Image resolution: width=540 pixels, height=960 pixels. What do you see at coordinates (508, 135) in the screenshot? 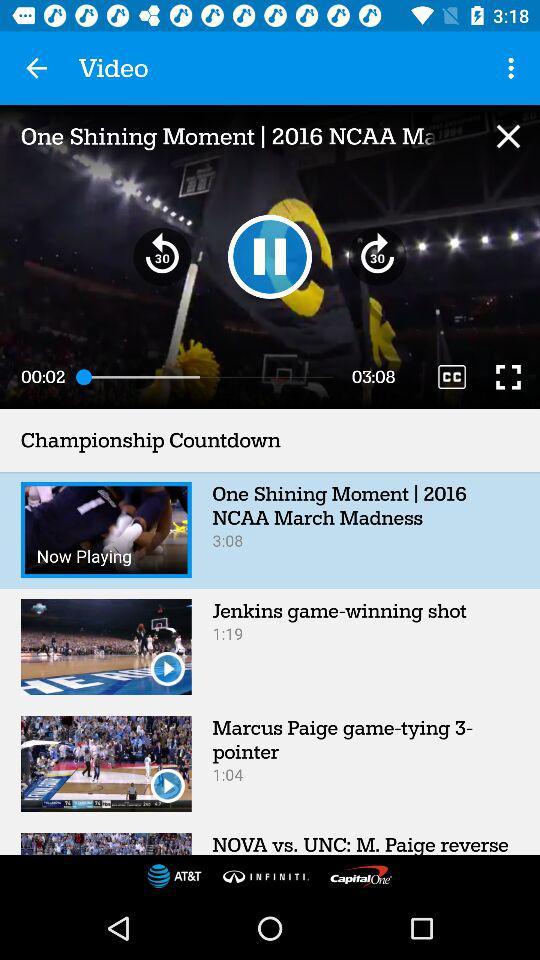
I see `close` at bounding box center [508, 135].